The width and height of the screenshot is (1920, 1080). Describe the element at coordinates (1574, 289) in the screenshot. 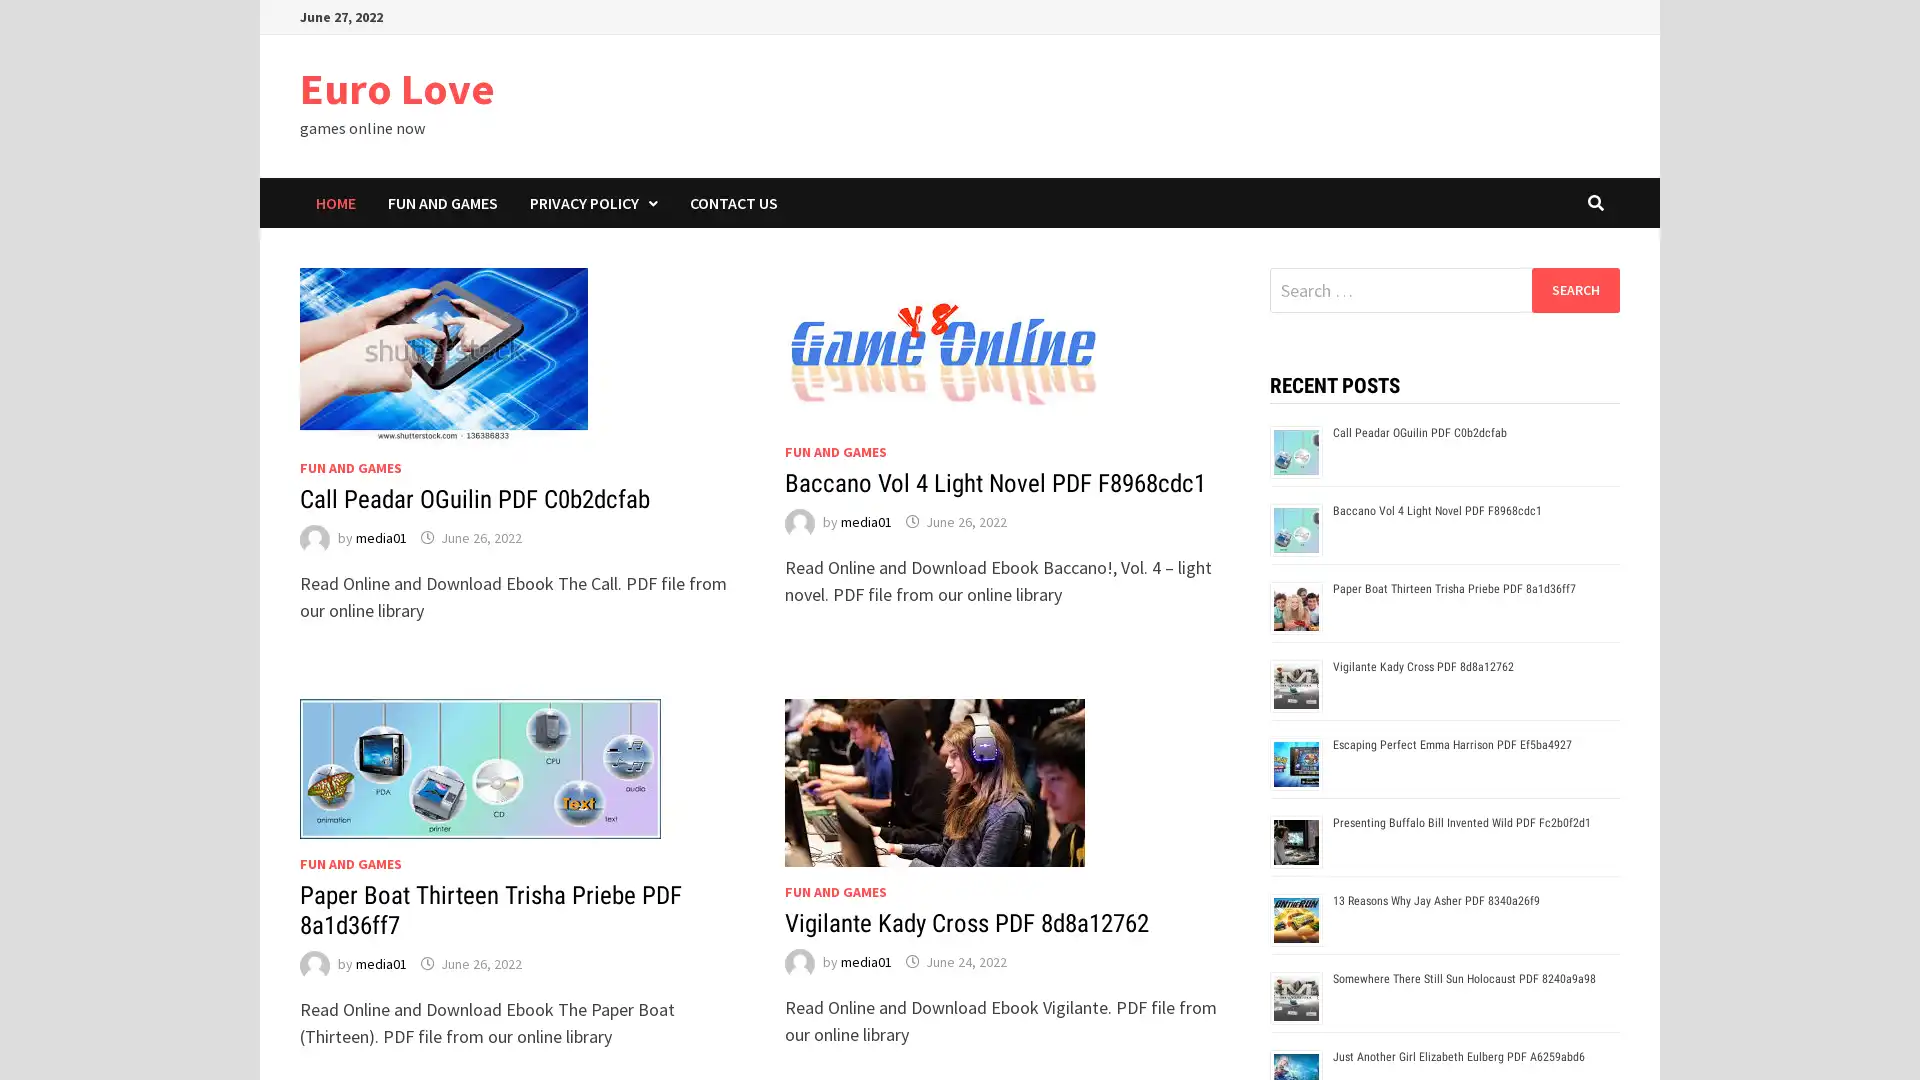

I see `Search` at that location.